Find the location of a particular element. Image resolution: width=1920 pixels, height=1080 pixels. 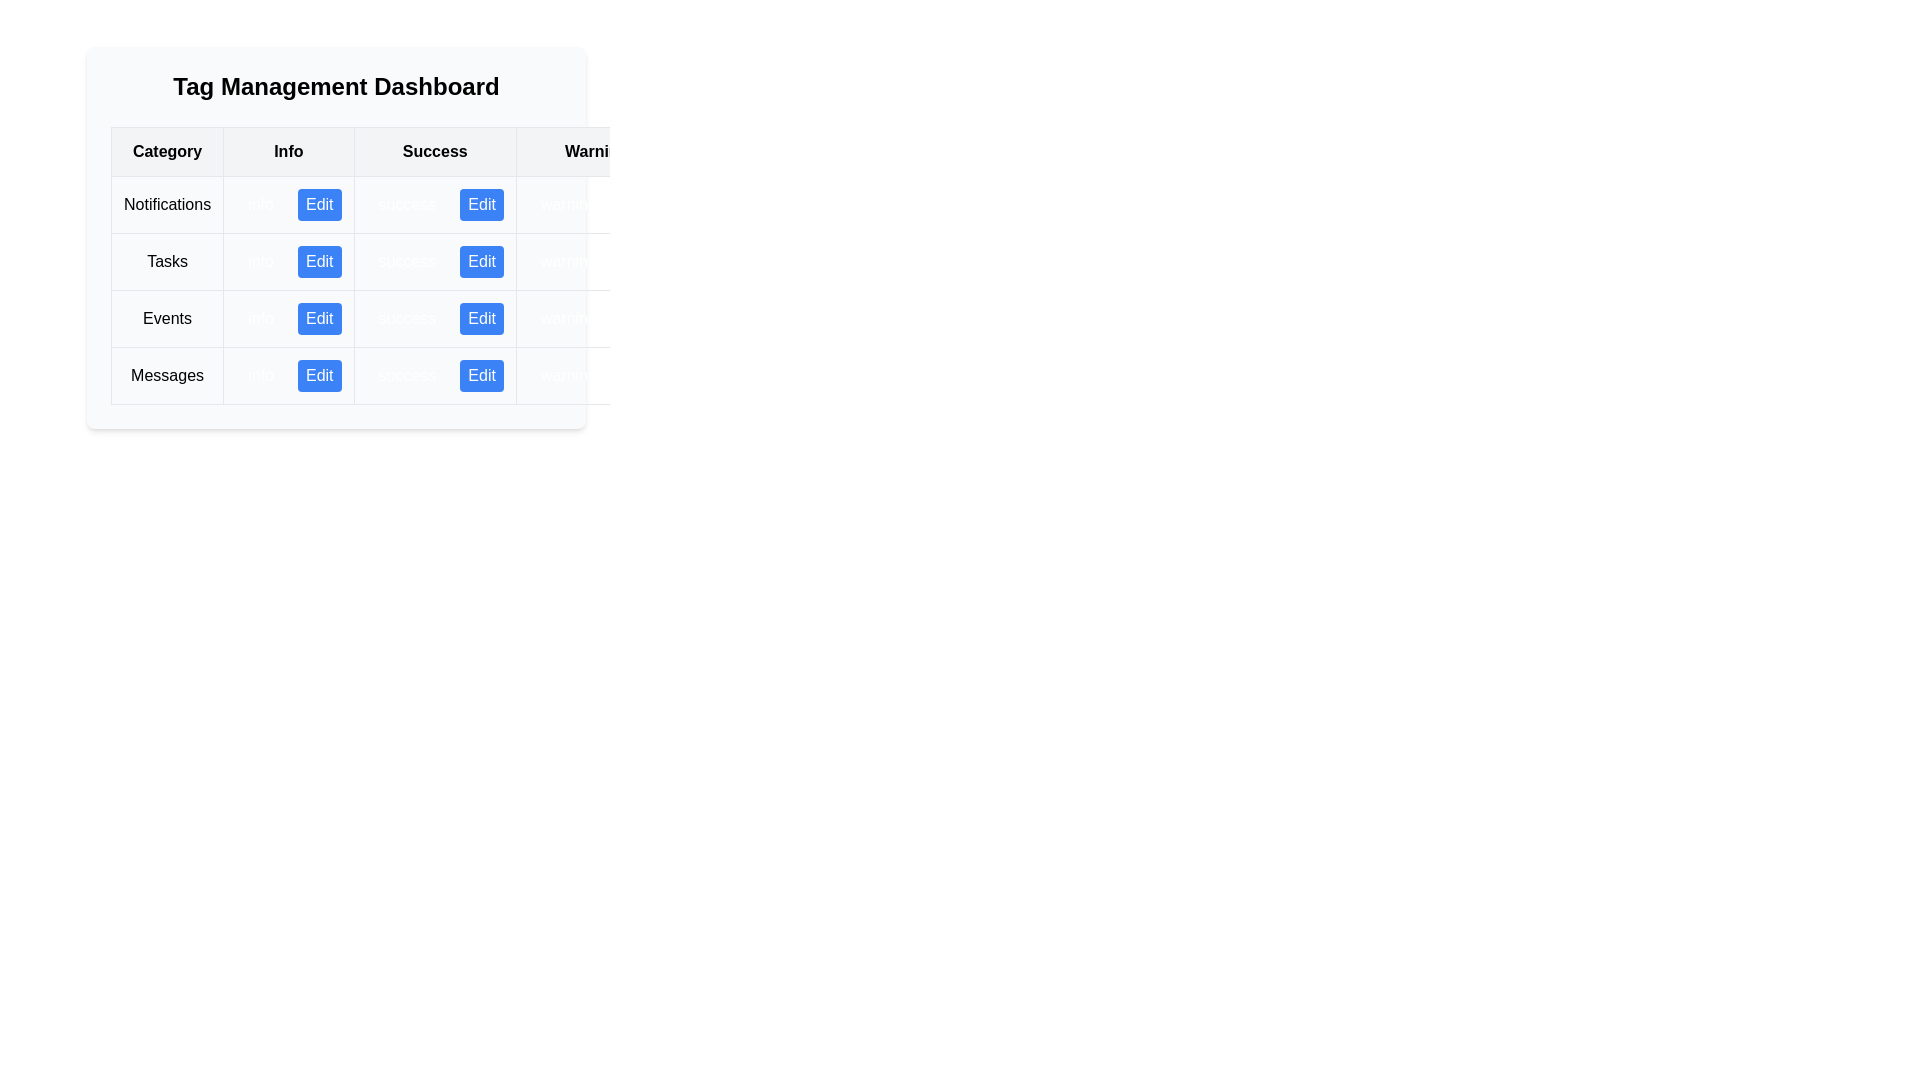

the composite component labeled 'success' with a green background and adjacent blue button labeled 'Edit' for interaction hints is located at coordinates (434, 318).